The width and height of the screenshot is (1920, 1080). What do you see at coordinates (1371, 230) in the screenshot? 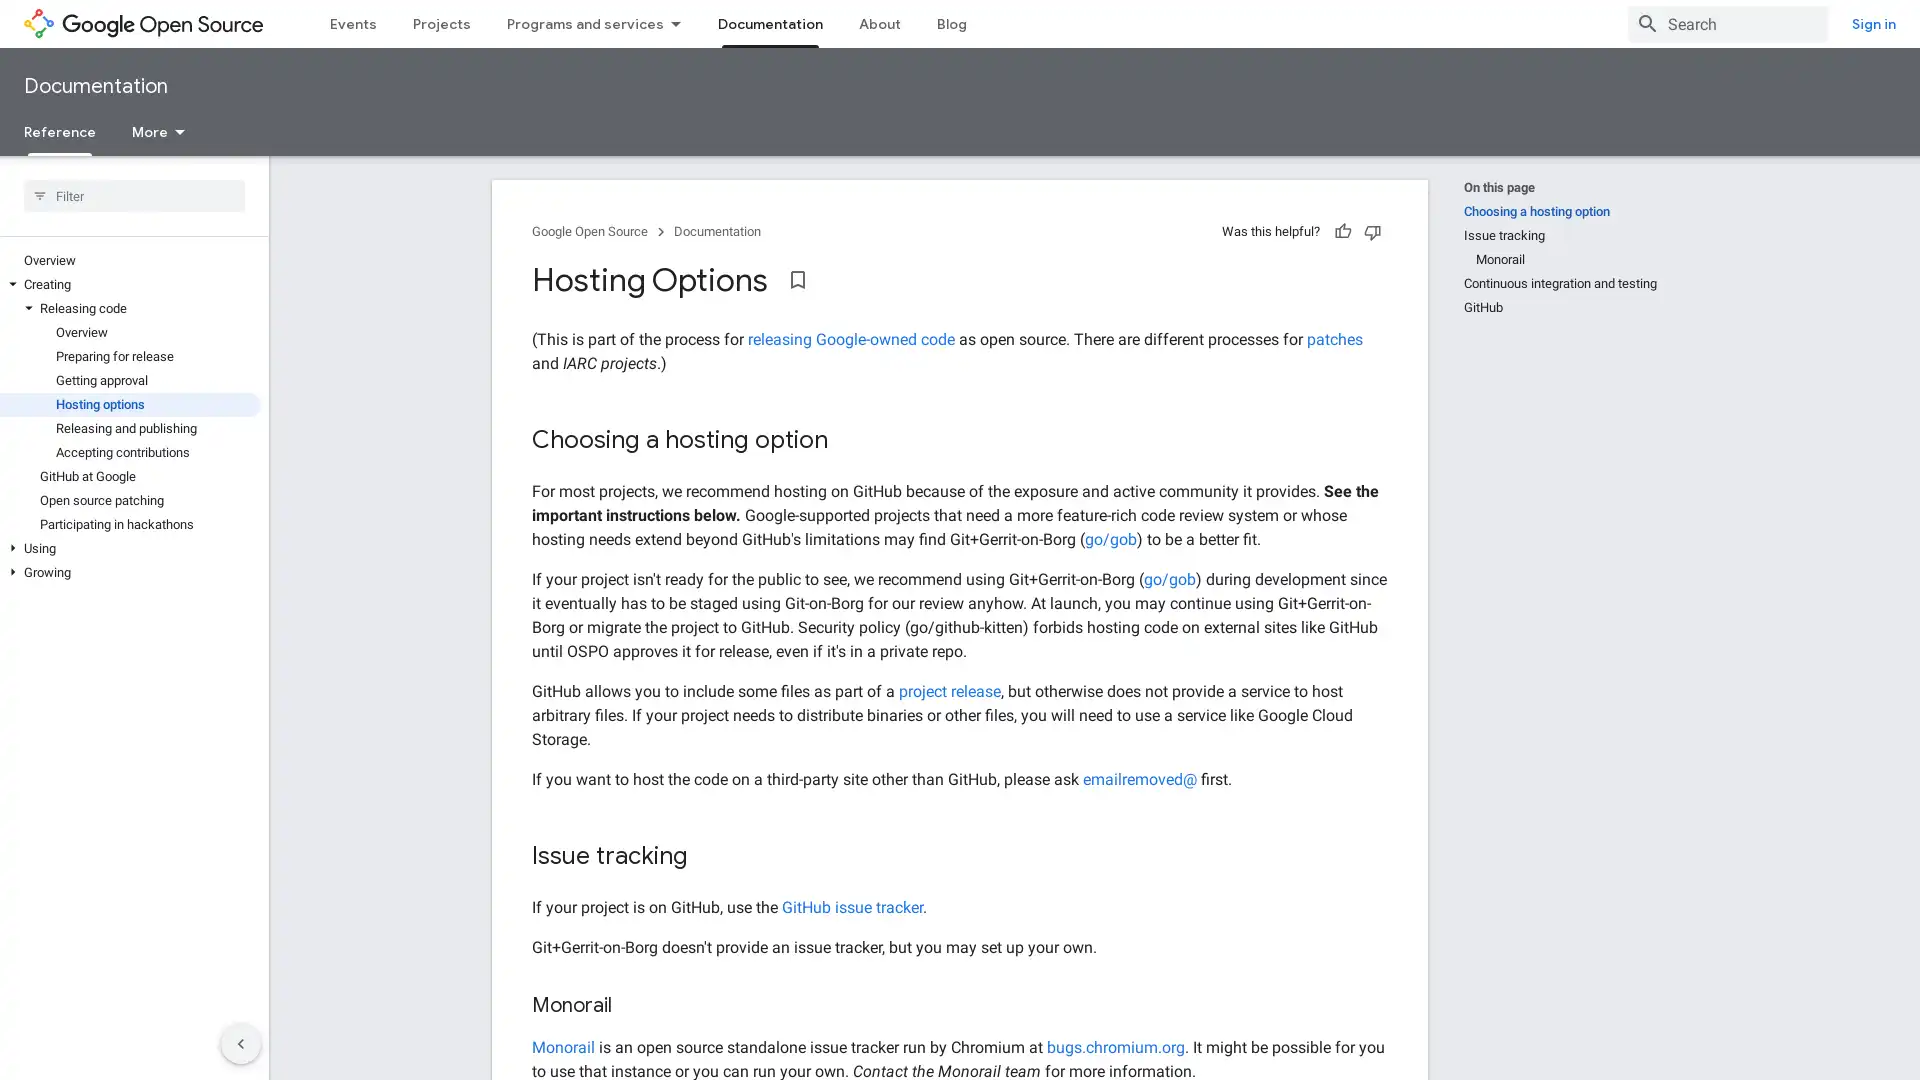
I see `Not helpful` at bounding box center [1371, 230].